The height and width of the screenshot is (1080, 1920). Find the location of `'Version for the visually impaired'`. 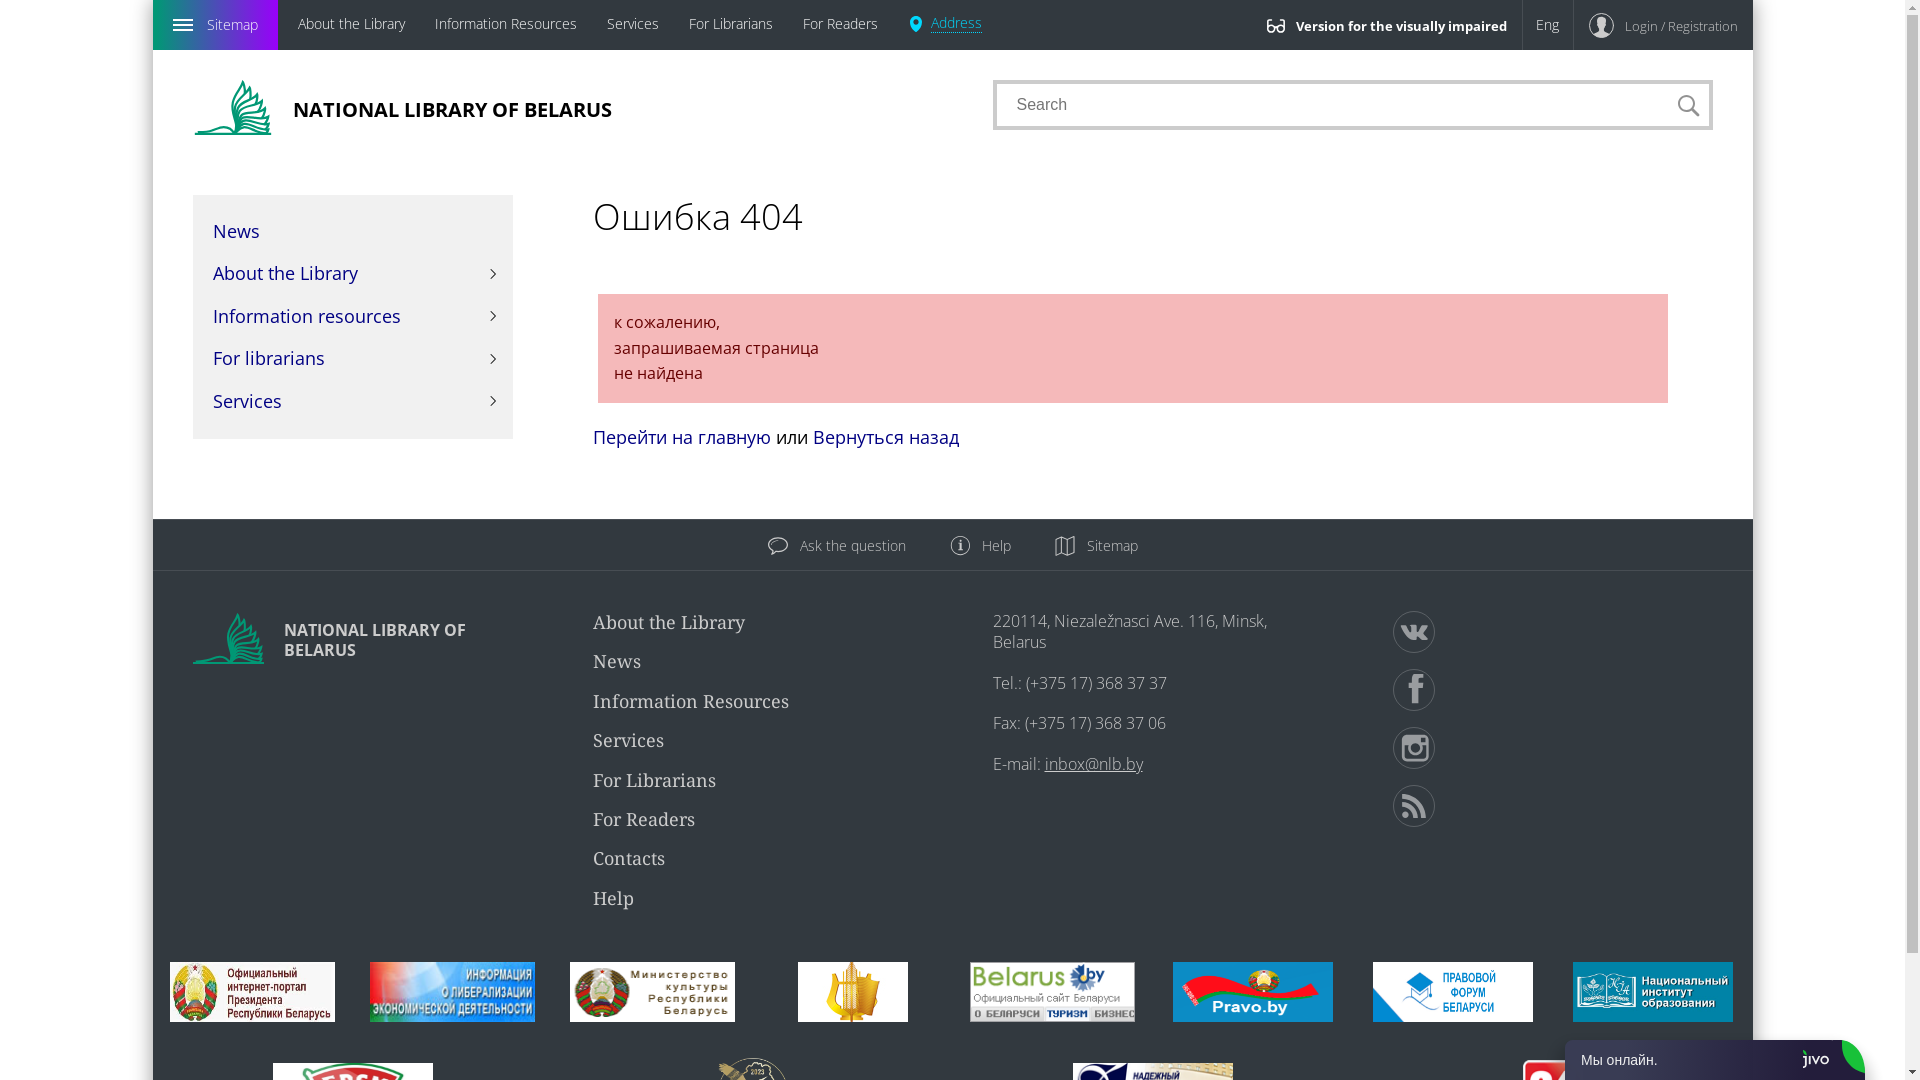

'Version for the visually impaired' is located at coordinates (1386, 24).